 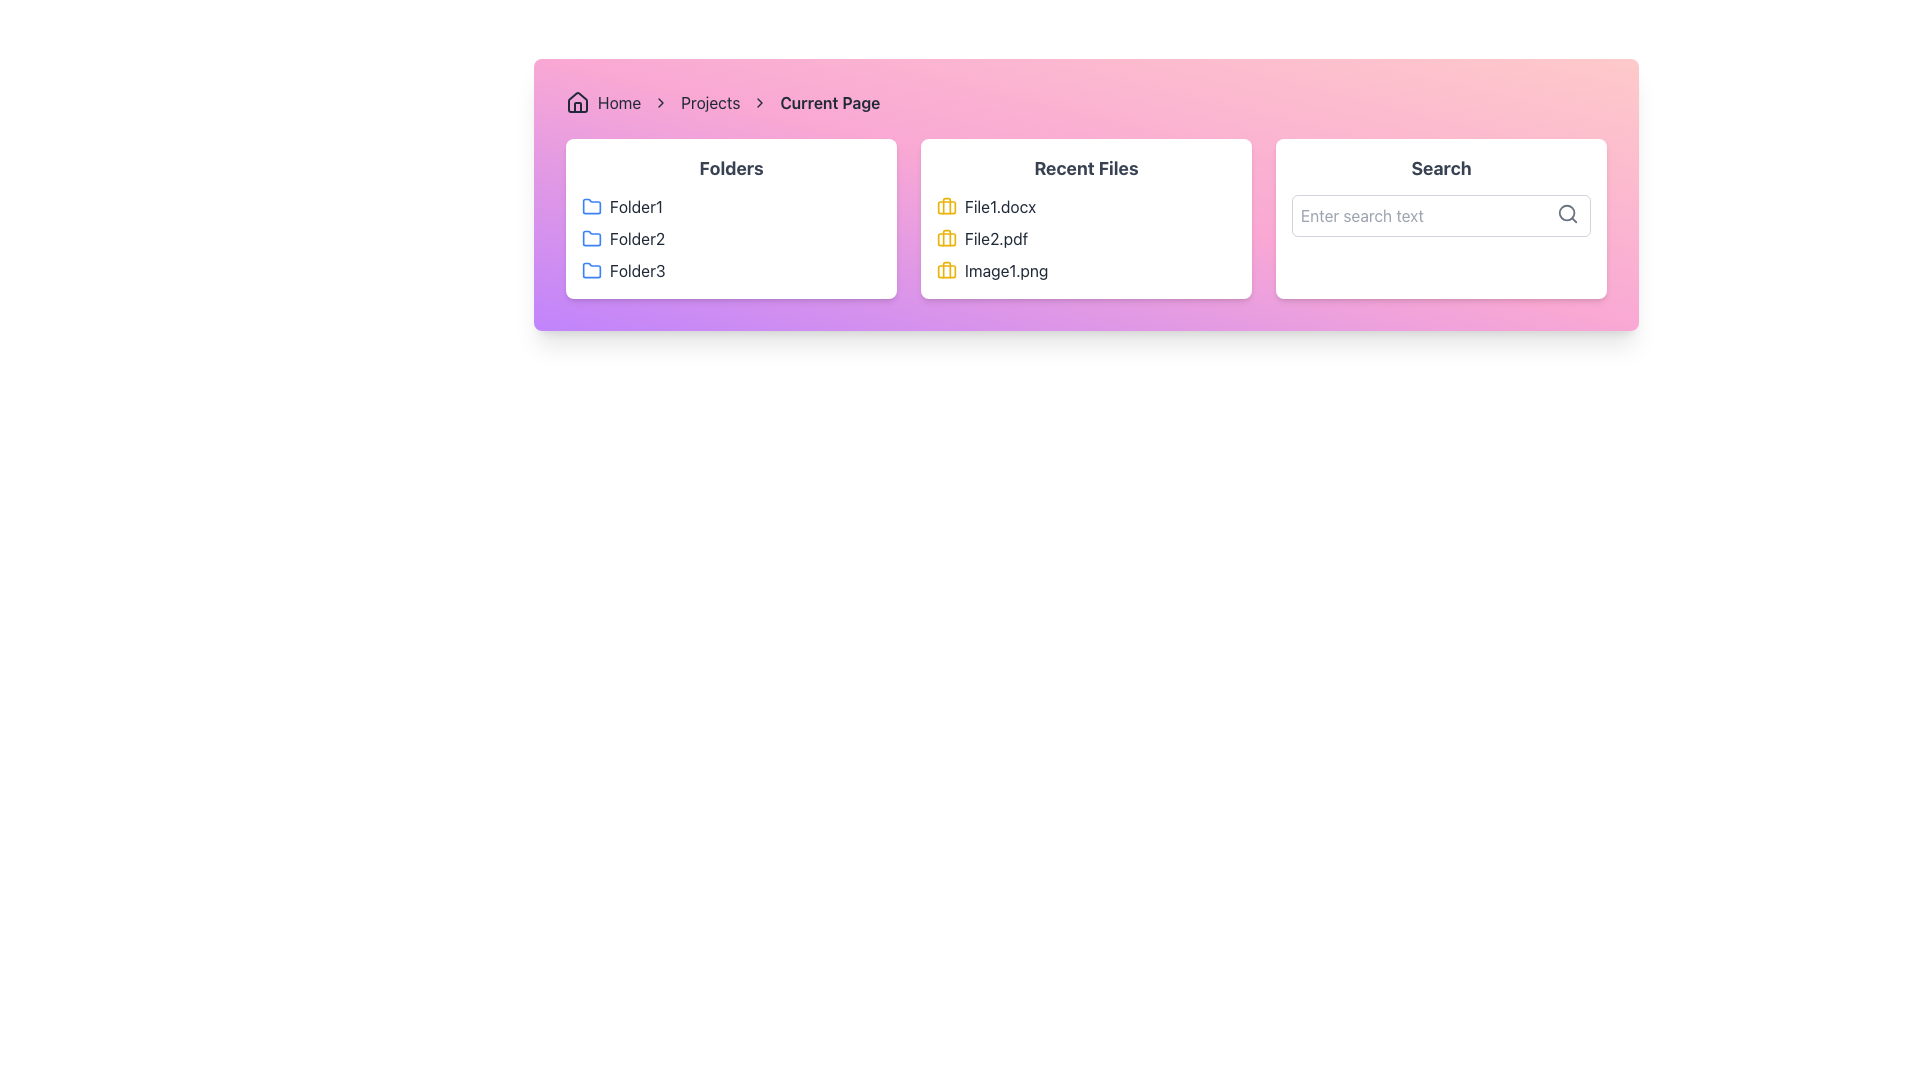 What do you see at coordinates (602, 103) in the screenshot?
I see `the 'Home' navigational link with an adjacent house icon in the breadcrumb navigation bar` at bounding box center [602, 103].